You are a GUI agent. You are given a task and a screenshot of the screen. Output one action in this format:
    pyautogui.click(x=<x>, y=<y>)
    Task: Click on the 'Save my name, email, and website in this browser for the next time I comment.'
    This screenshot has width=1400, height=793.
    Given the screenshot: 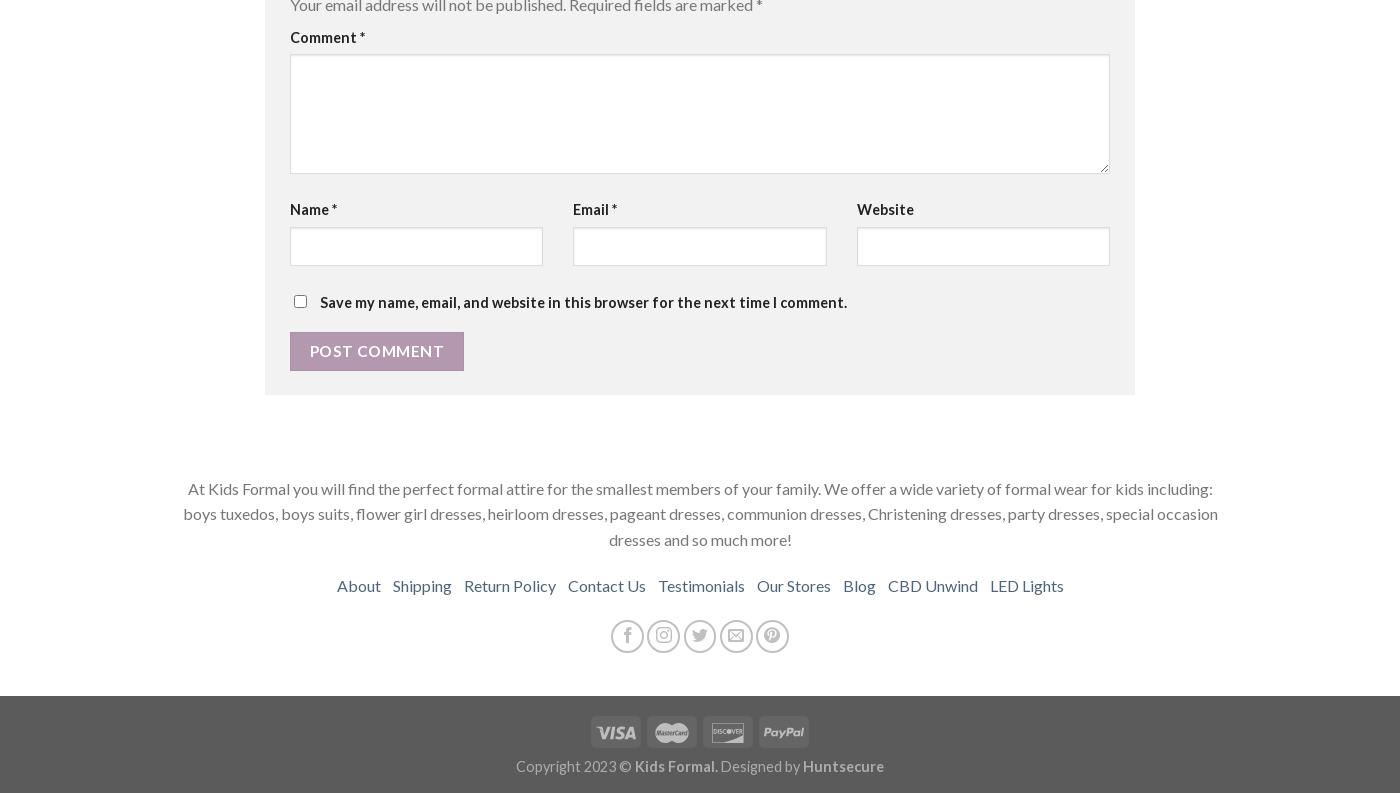 What is the action you would take?
    pyautogui.click(x=583, y=301)
    